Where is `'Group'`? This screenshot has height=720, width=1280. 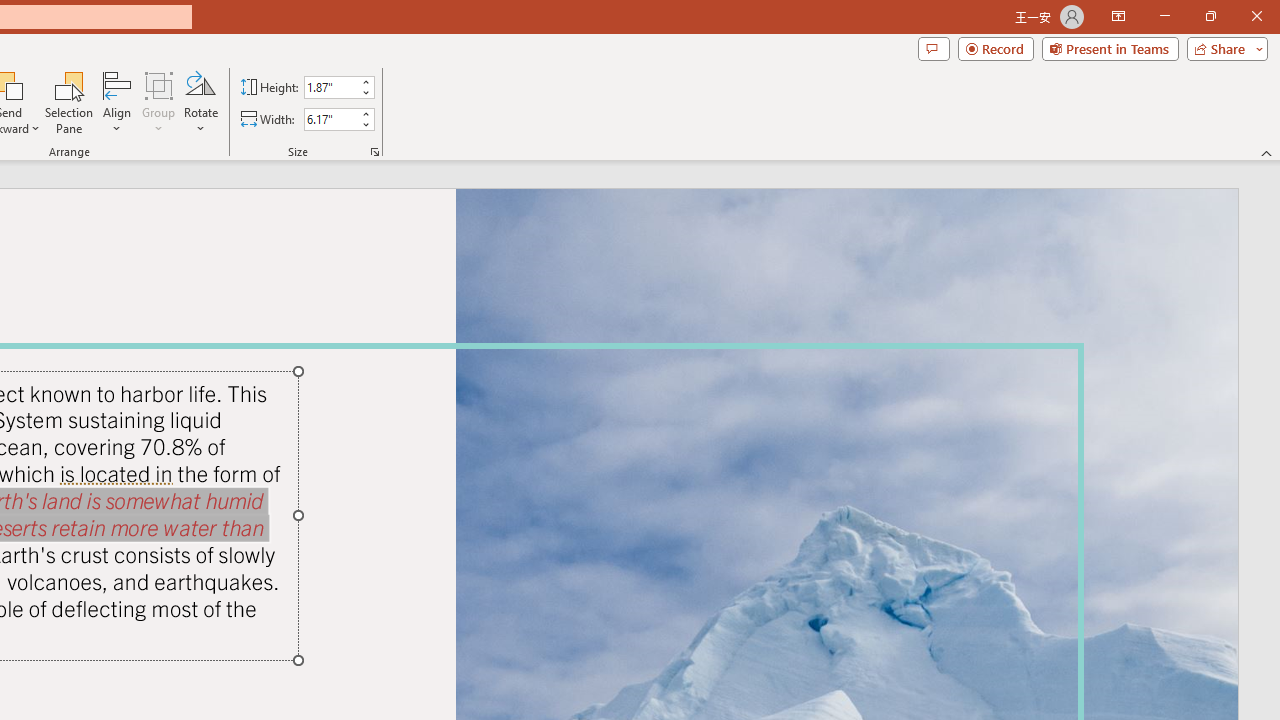 'Group' is located at coordinates (158, 103).